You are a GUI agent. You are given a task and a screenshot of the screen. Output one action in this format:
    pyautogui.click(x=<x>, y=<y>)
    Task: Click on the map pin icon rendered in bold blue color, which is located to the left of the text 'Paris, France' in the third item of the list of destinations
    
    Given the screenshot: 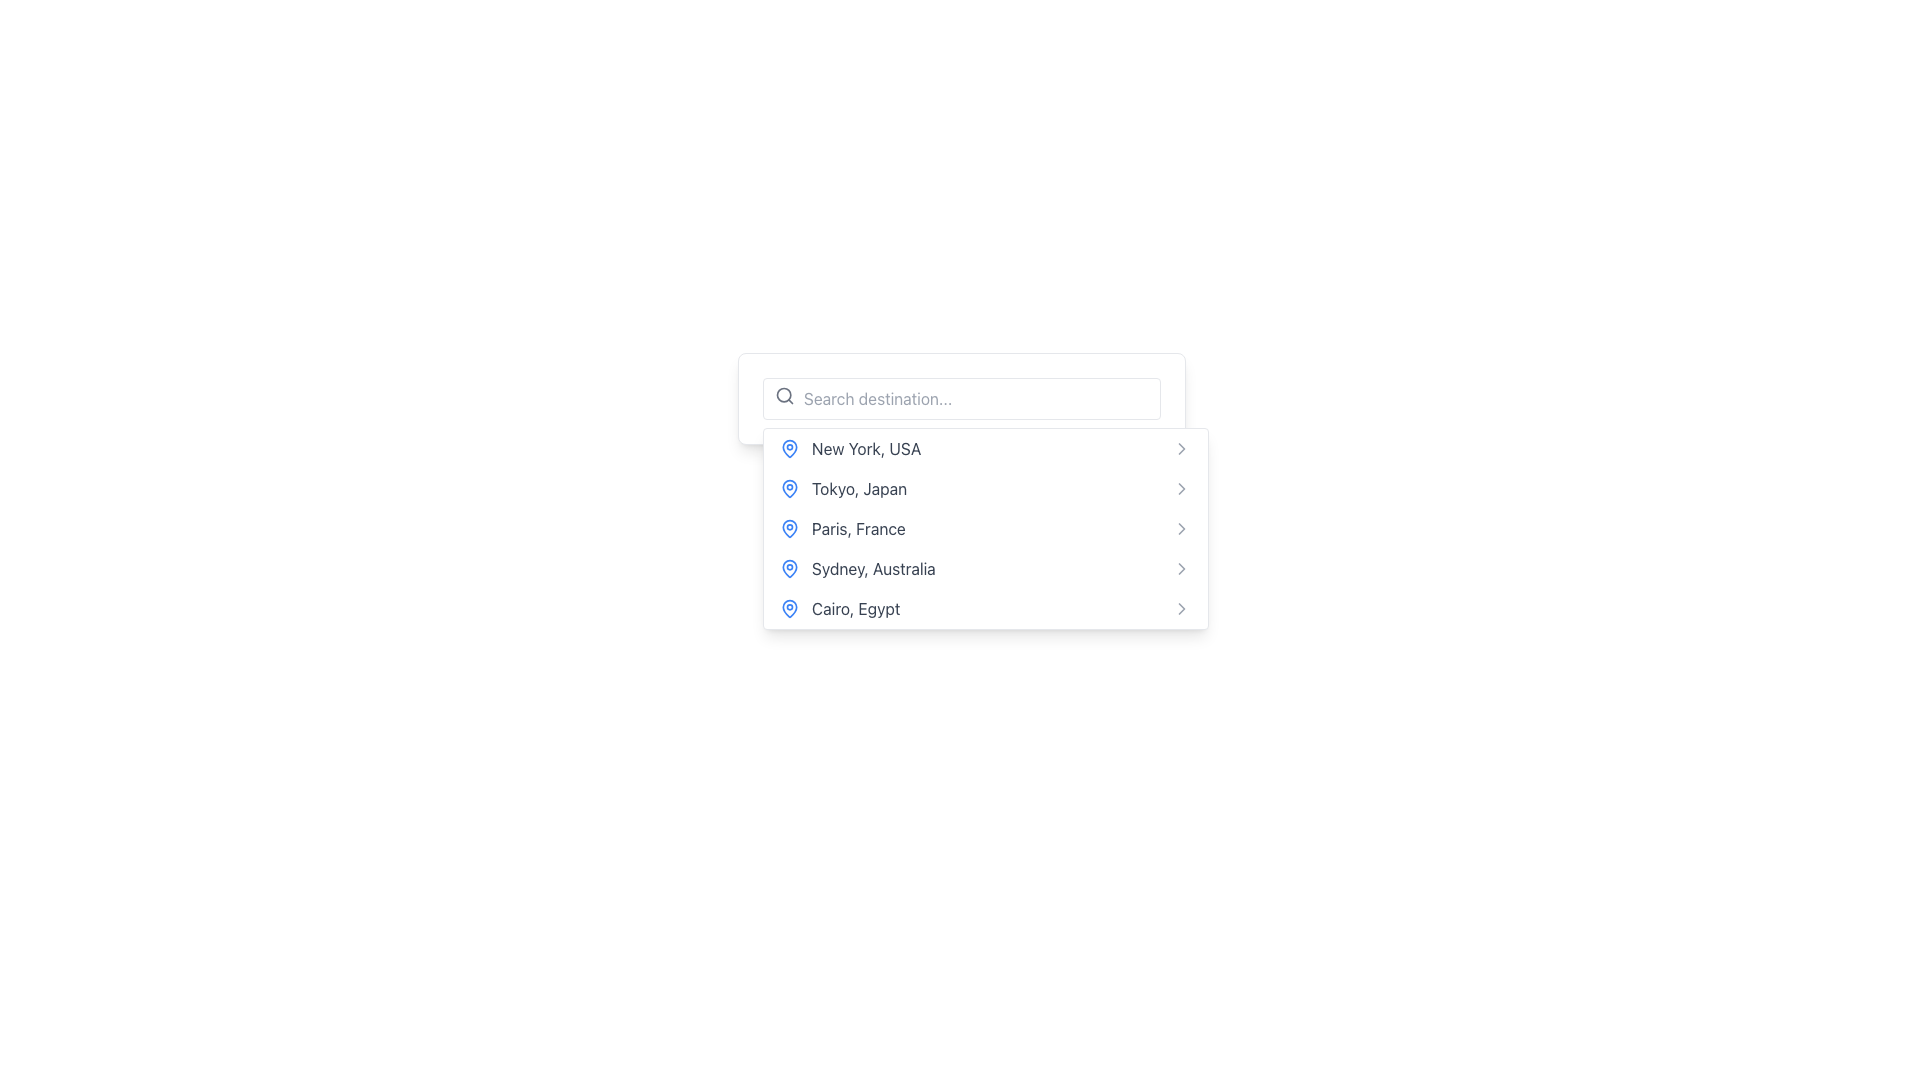 What is the action you would take?
    pyautogui.click(x=789, y=527)
    